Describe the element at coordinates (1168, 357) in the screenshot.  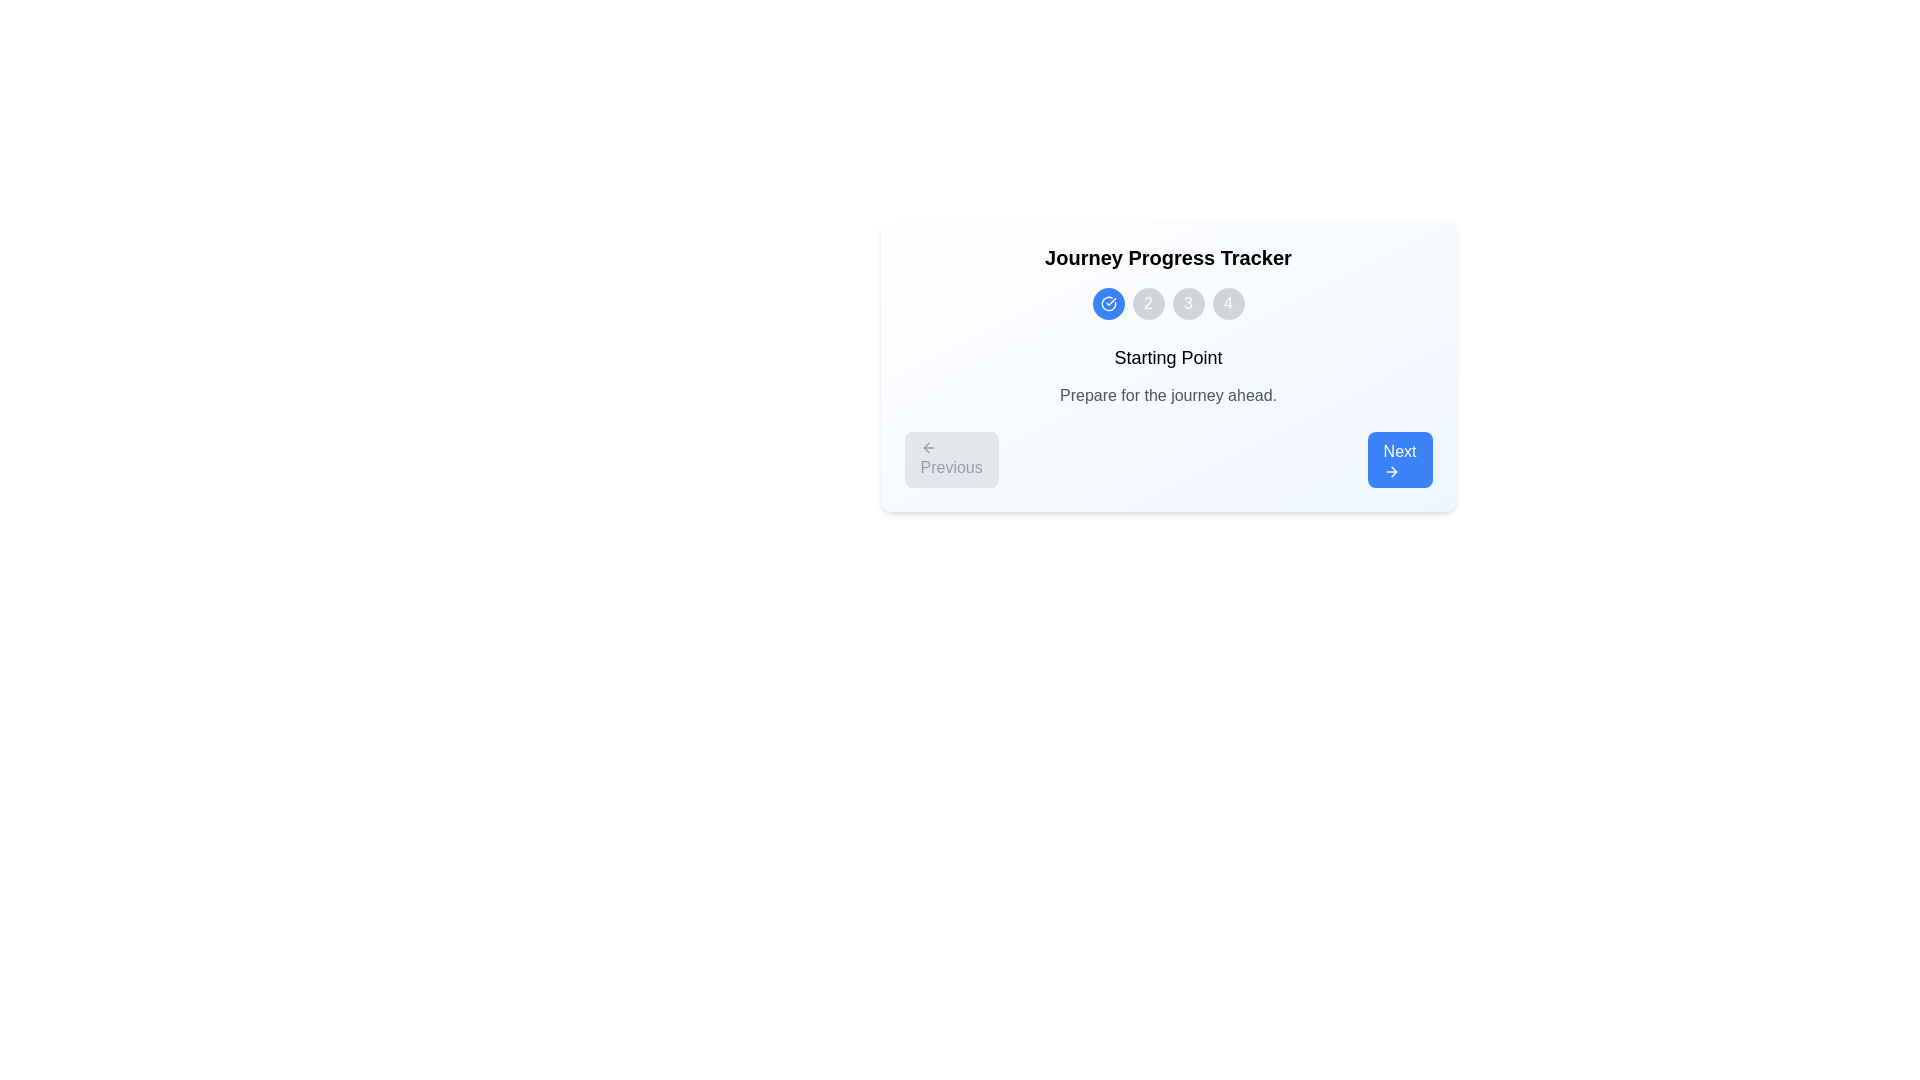
I see `the text label that serves as a title or heading for the section above the text 'Prepare for the journey ahead.'` at that location.